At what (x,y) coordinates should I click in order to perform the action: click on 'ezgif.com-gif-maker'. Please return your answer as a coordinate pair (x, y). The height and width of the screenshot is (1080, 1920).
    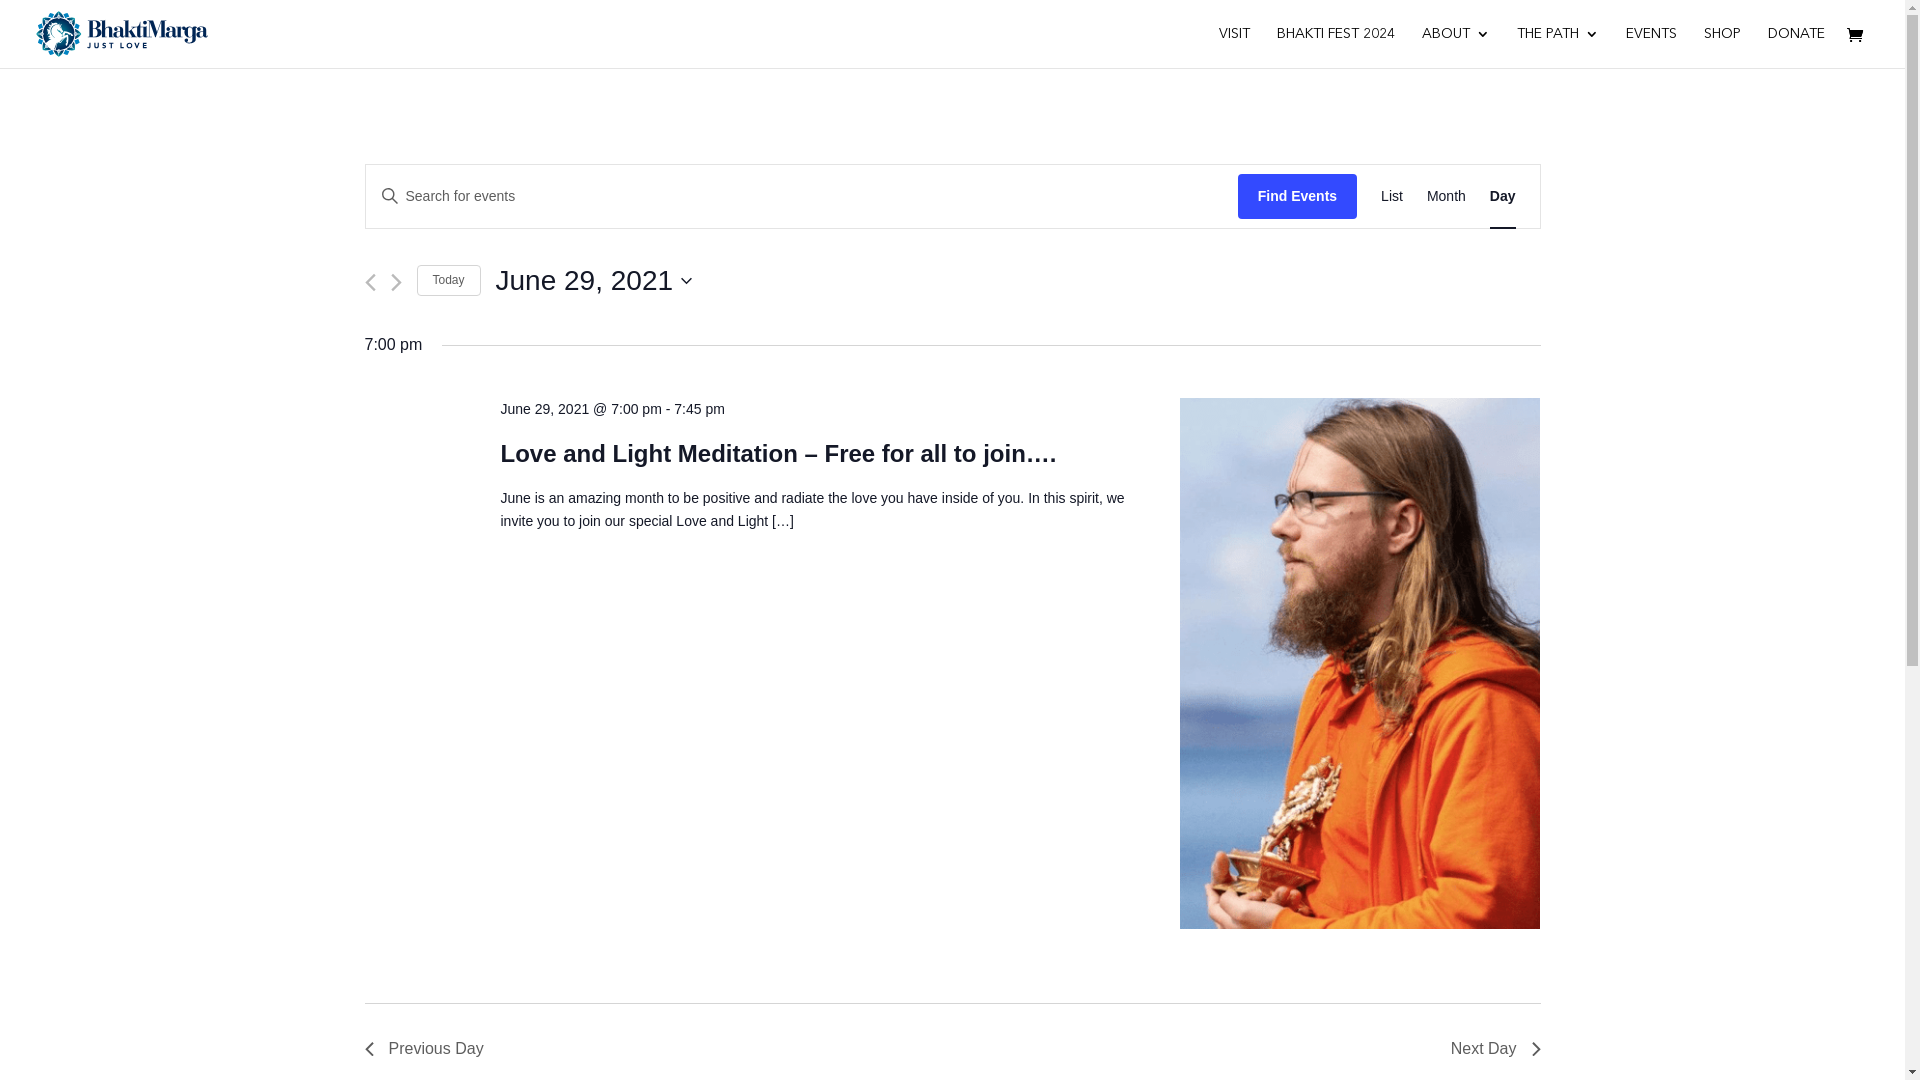
    Looking at the image, I should click on (1359, 663).